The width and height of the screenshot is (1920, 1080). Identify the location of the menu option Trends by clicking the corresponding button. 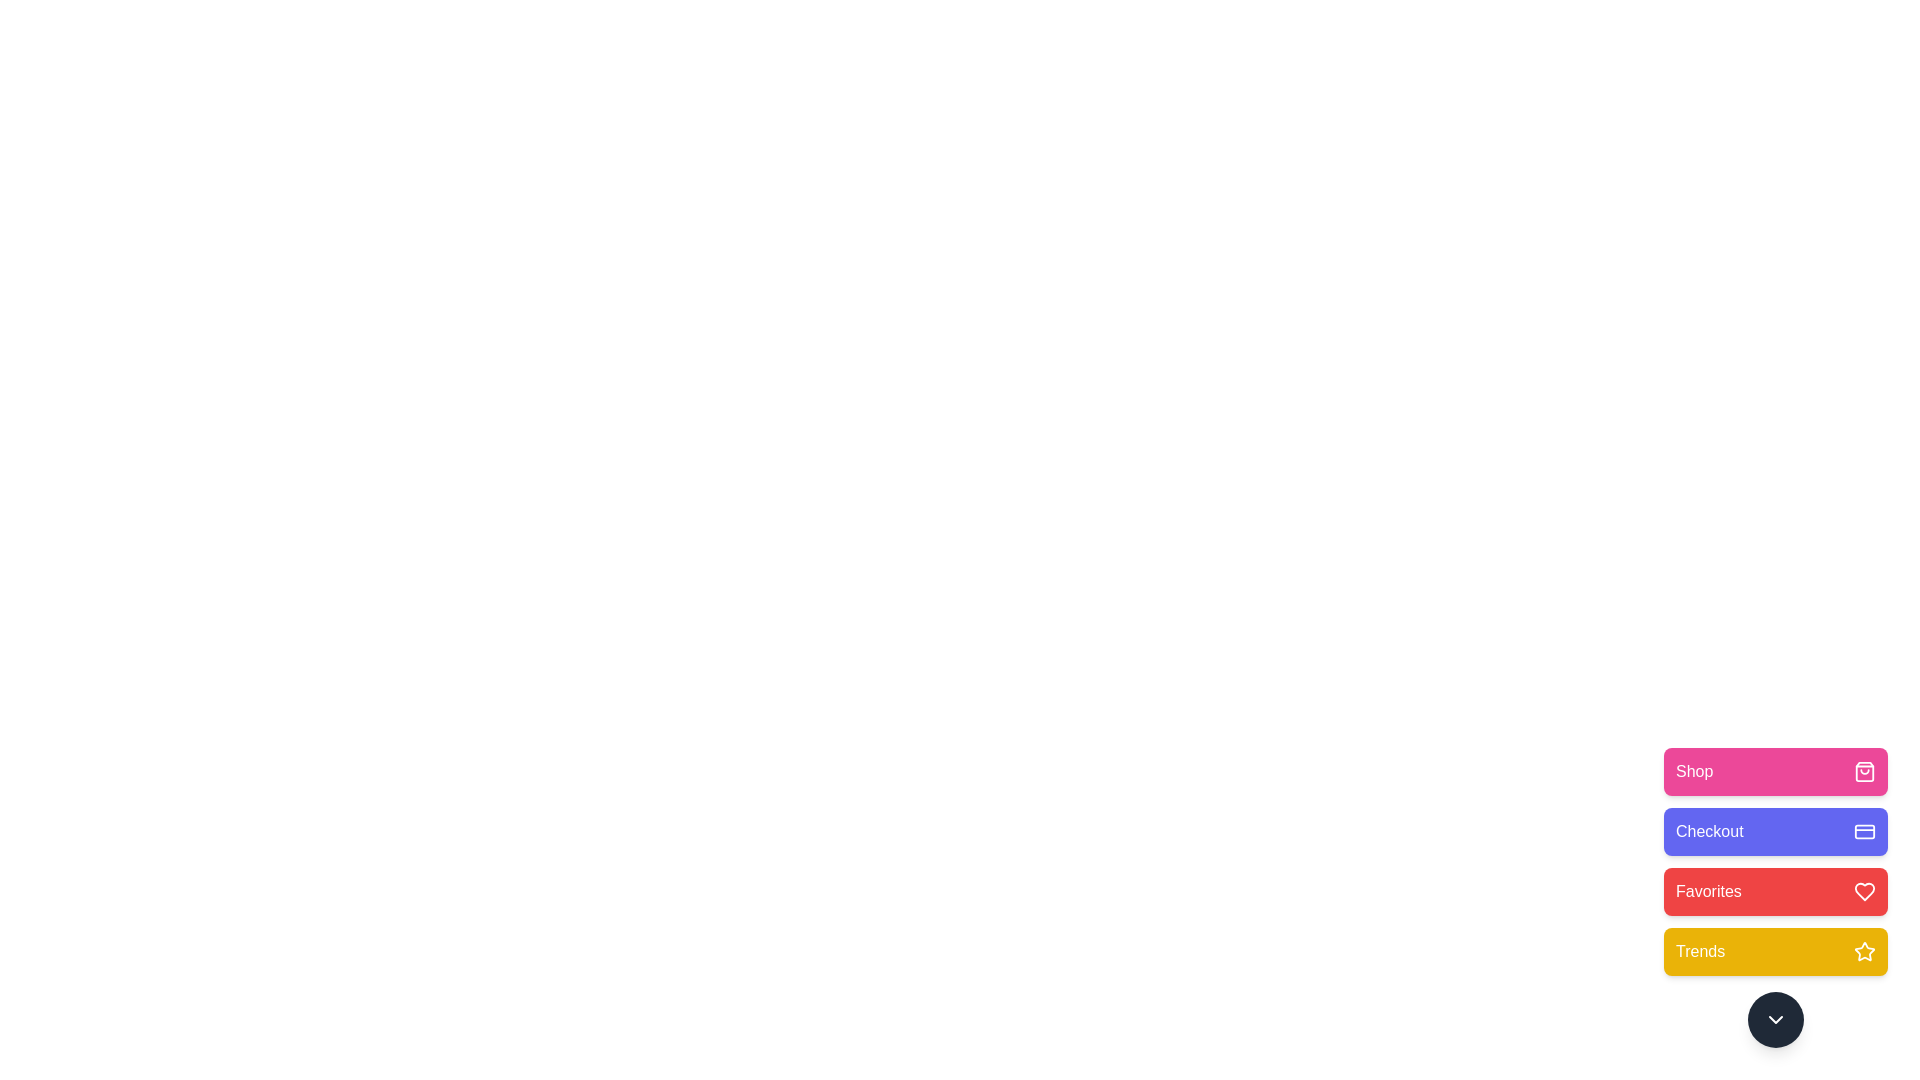
(1776, 951).